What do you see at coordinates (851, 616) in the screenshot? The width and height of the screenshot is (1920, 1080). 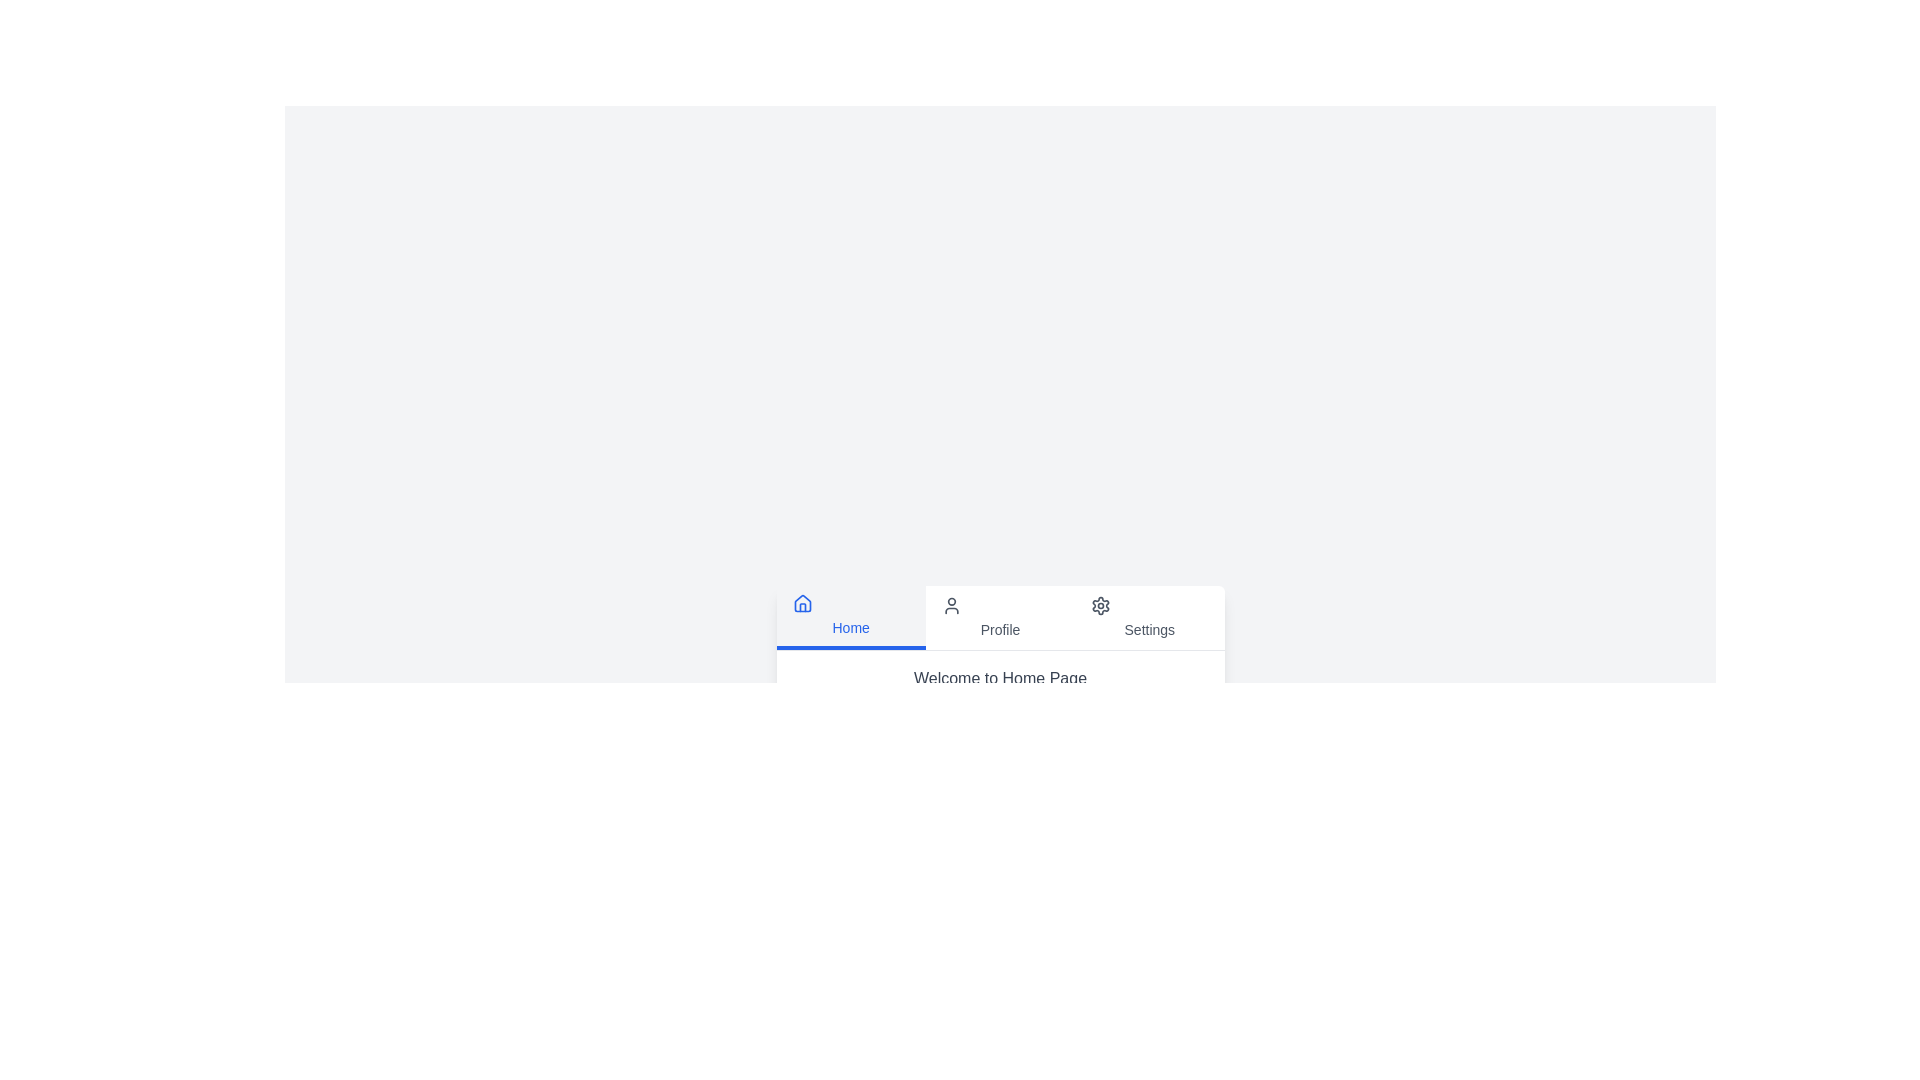 I see `the tab labeled 'Home' to switch to the respective tab` at bounding box center [851, 616].